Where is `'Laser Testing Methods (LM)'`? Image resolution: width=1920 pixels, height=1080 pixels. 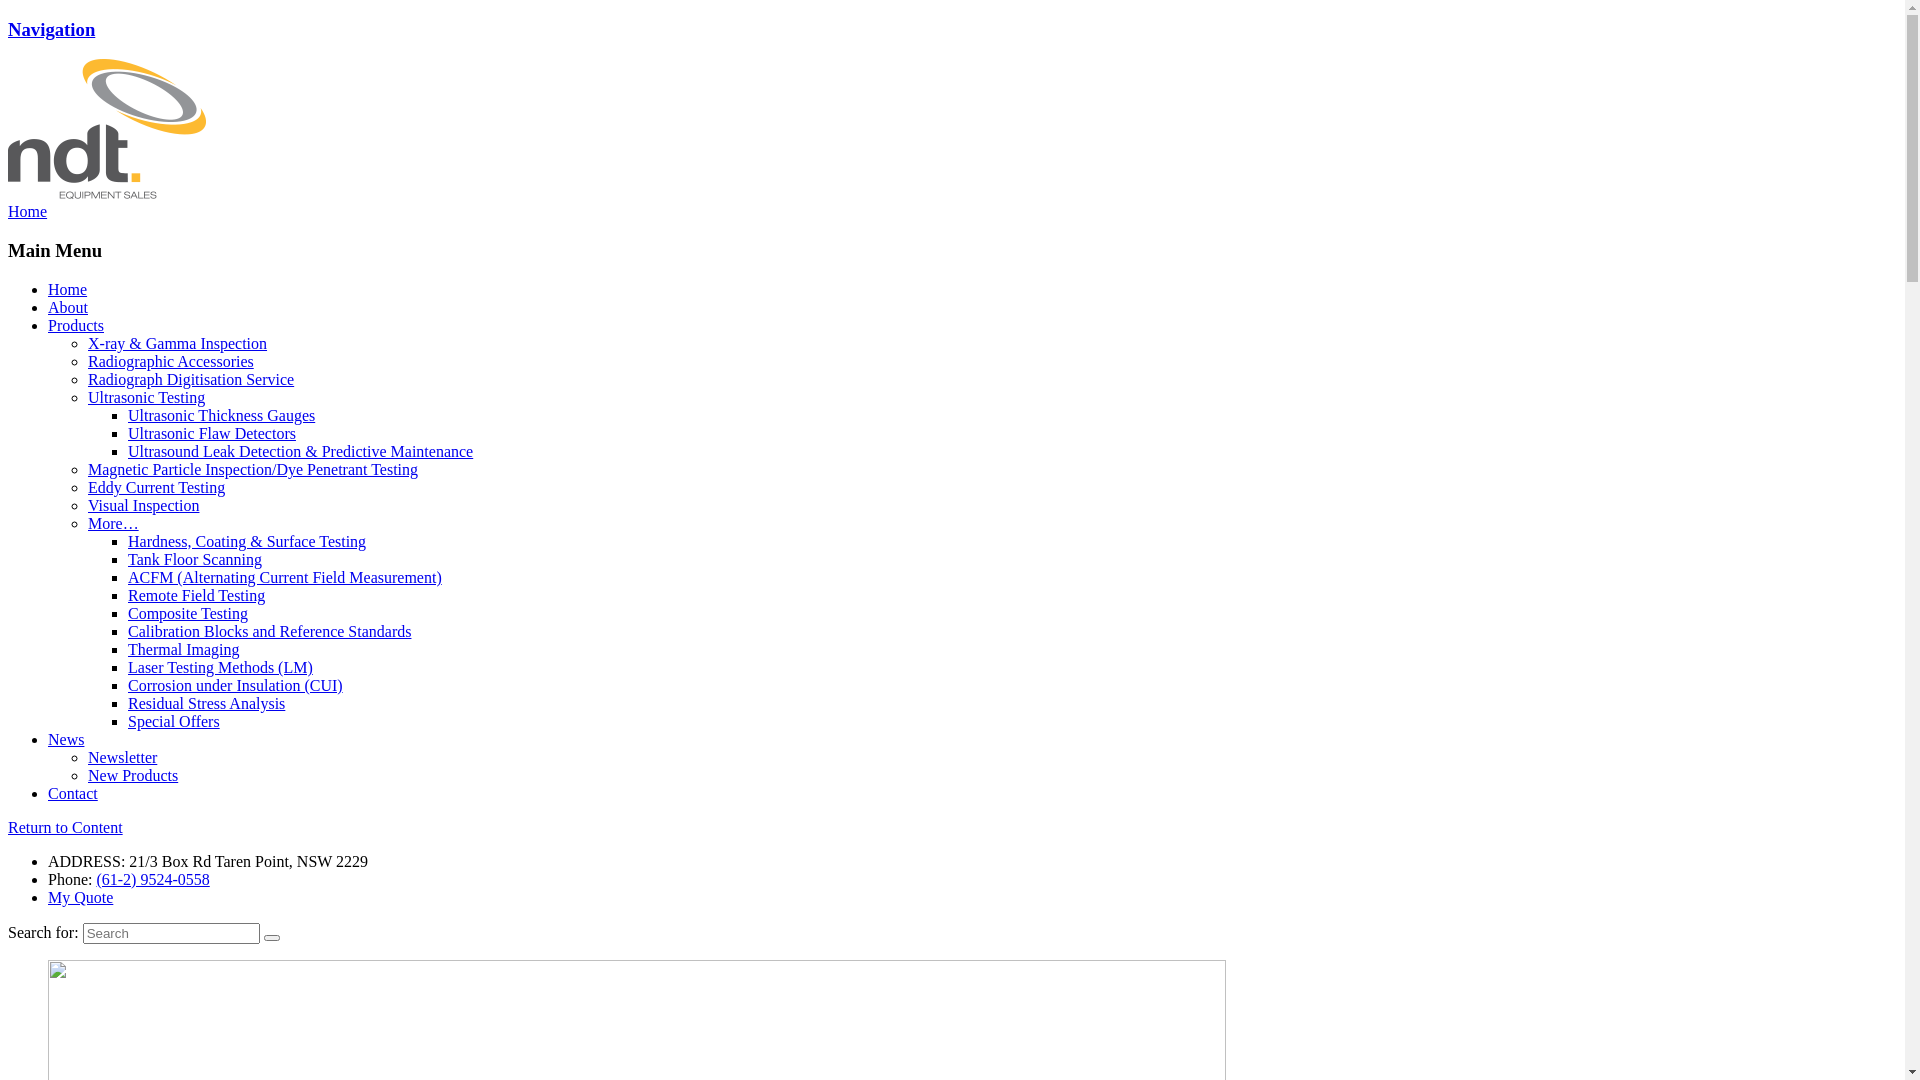
'Laser Testing Methods (LM)' is located at coordinates (127, 667).